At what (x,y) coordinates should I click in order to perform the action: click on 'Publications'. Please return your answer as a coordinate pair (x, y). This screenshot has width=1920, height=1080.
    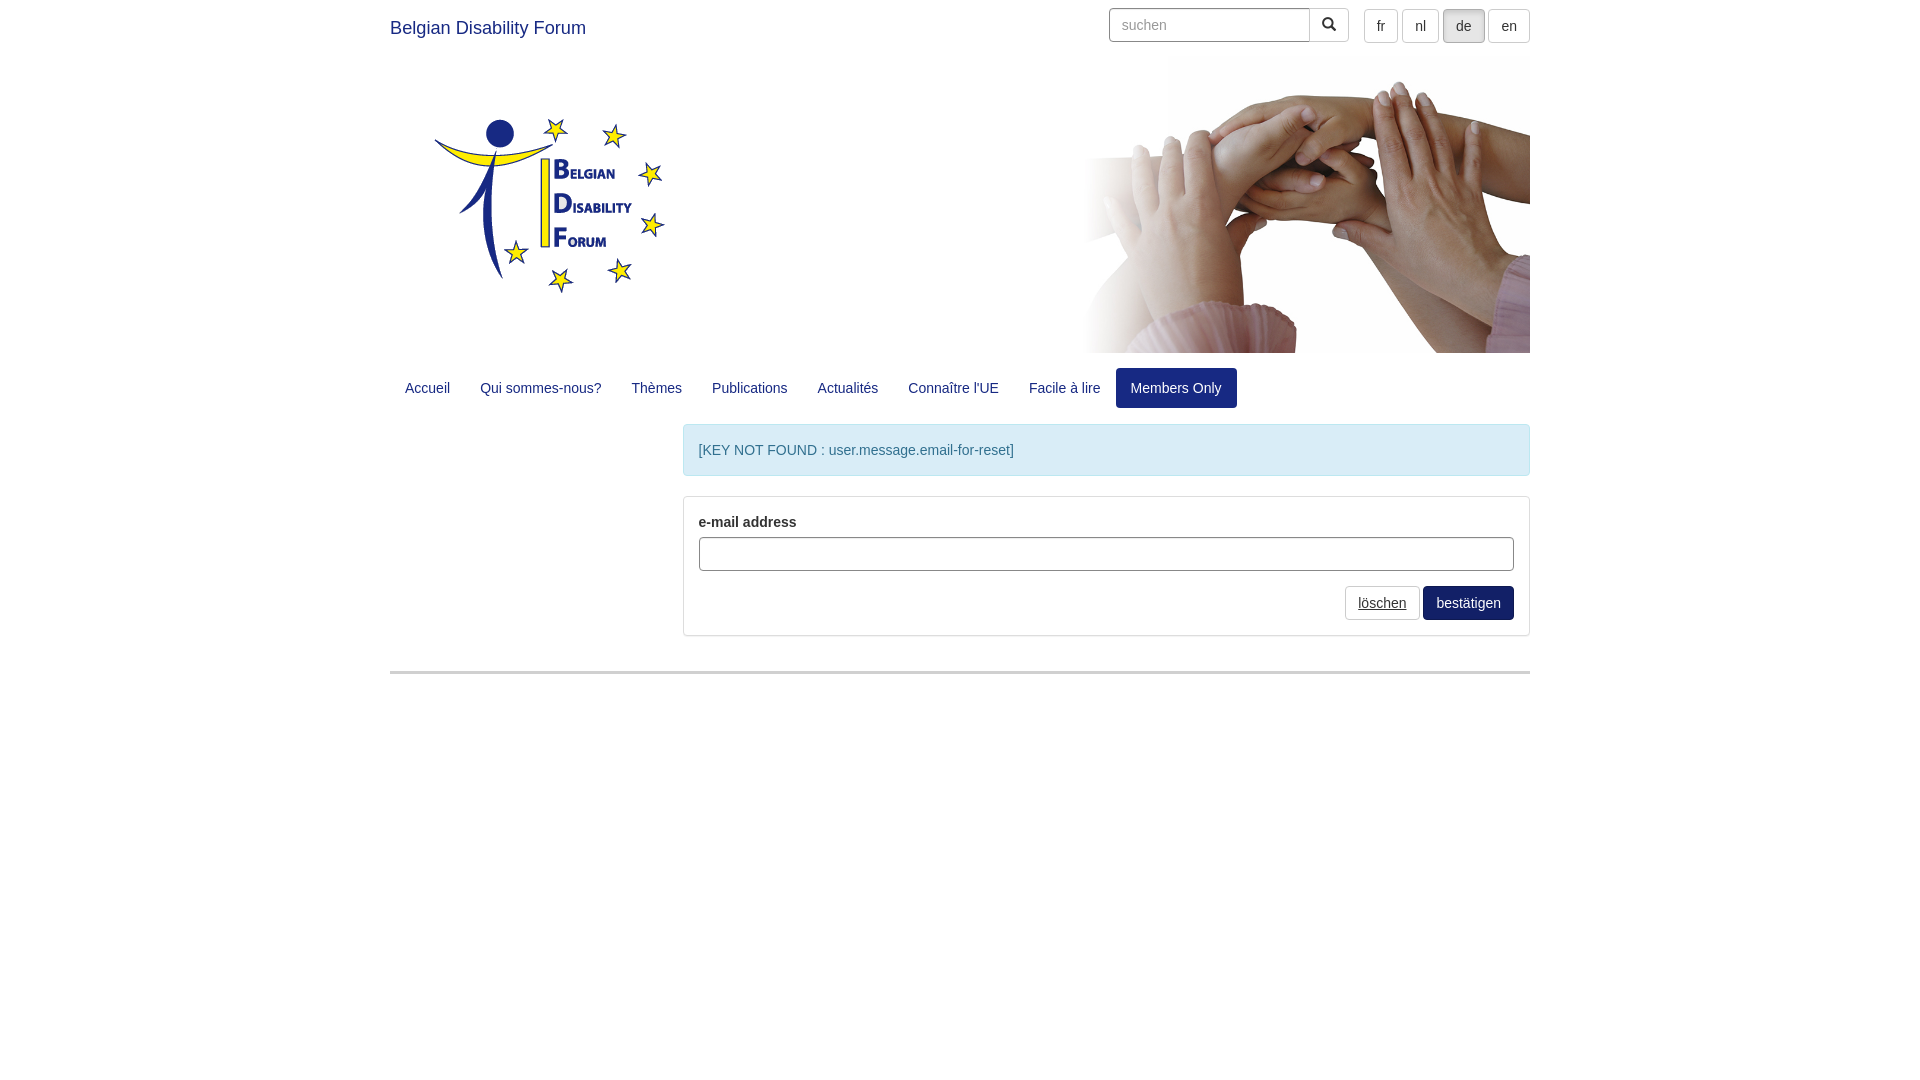
    Looking at the image, I should click on (748, 388).